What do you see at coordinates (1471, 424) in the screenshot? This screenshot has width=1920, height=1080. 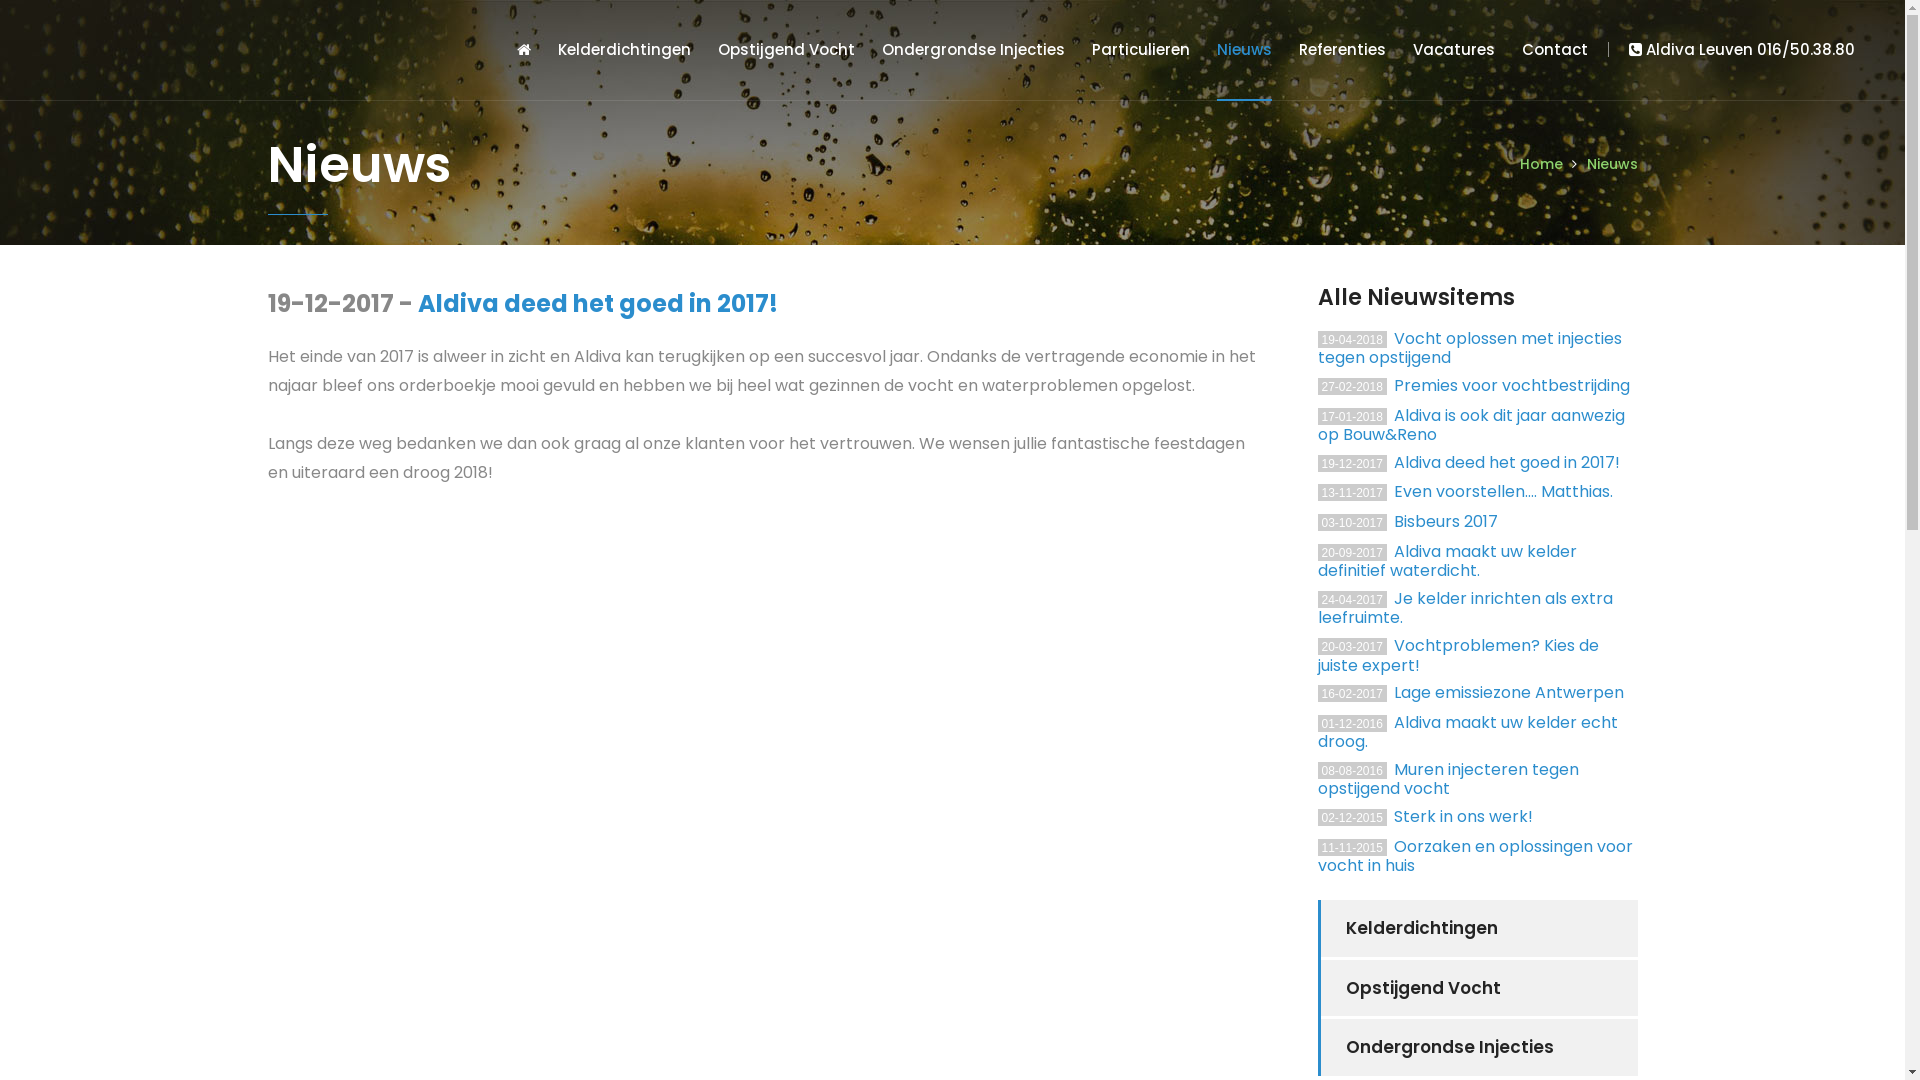 I see `'Aldiva is ook dit jaar aanwezig op Bouw&Reno'` at bounding box center [1471, 424].